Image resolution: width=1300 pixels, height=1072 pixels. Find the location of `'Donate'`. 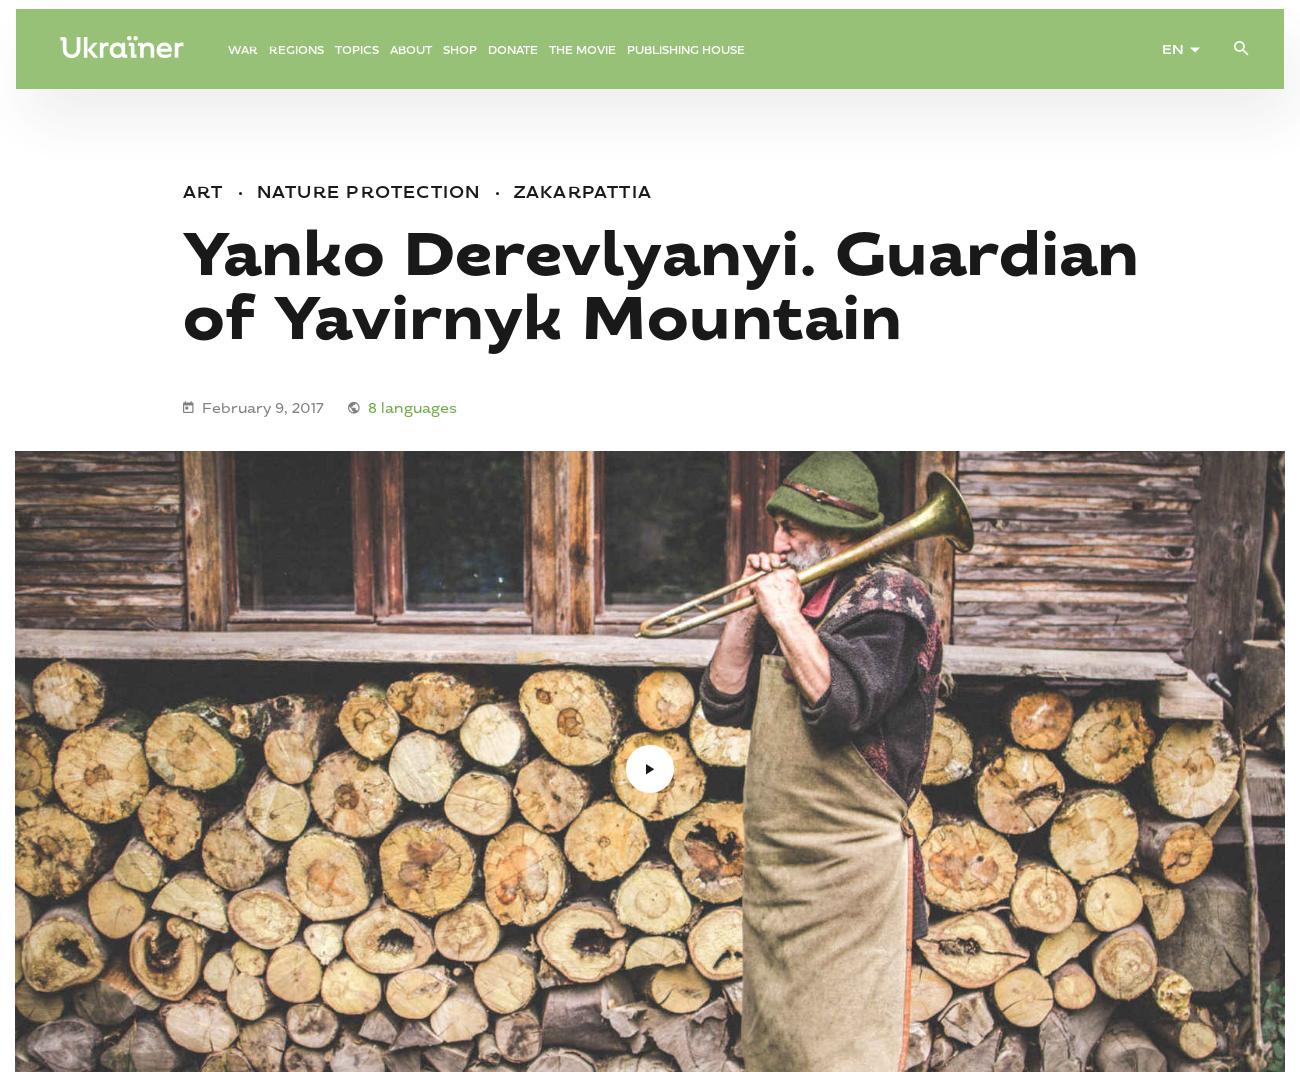

'Donate' is located at coordinates (512, 64).